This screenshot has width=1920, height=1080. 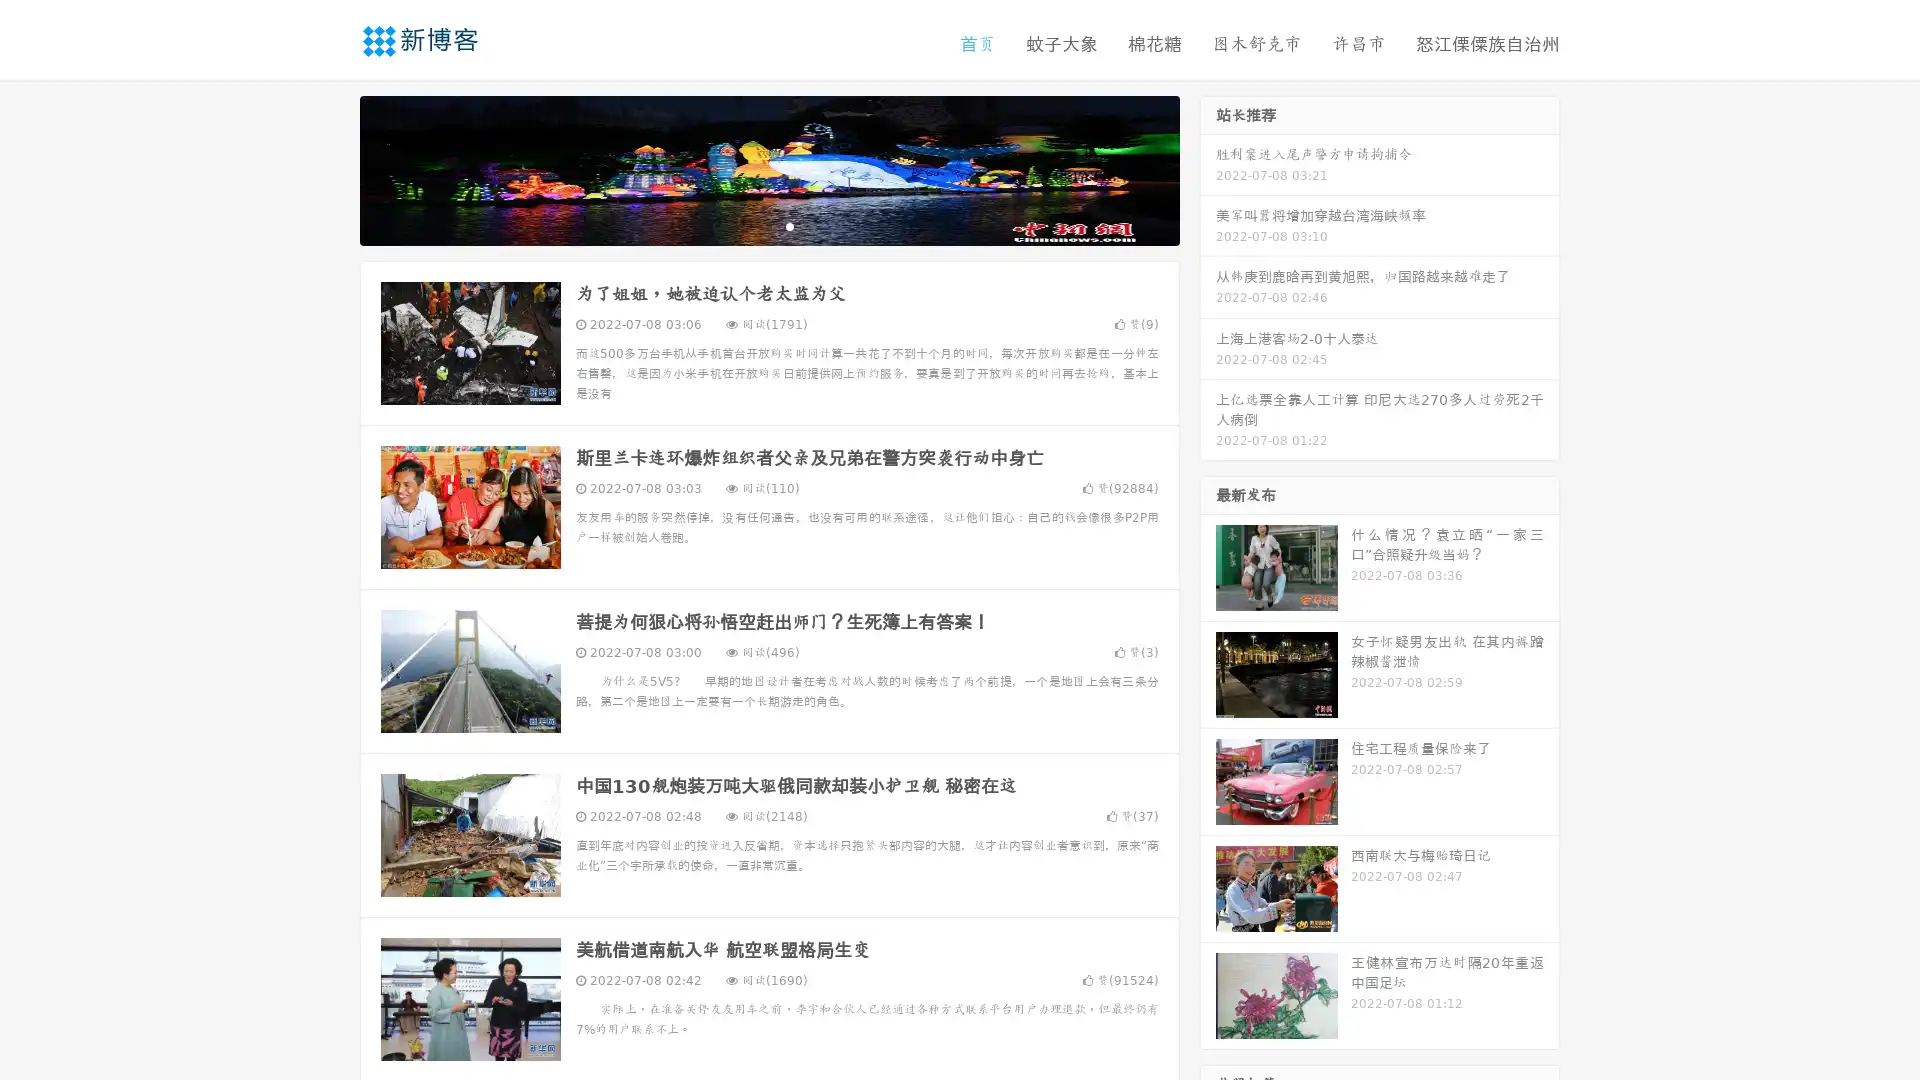 What do you see at coordinates (1208, 168) in the screenshot?
I see `Next slide` at bounding box center [1208, 168].